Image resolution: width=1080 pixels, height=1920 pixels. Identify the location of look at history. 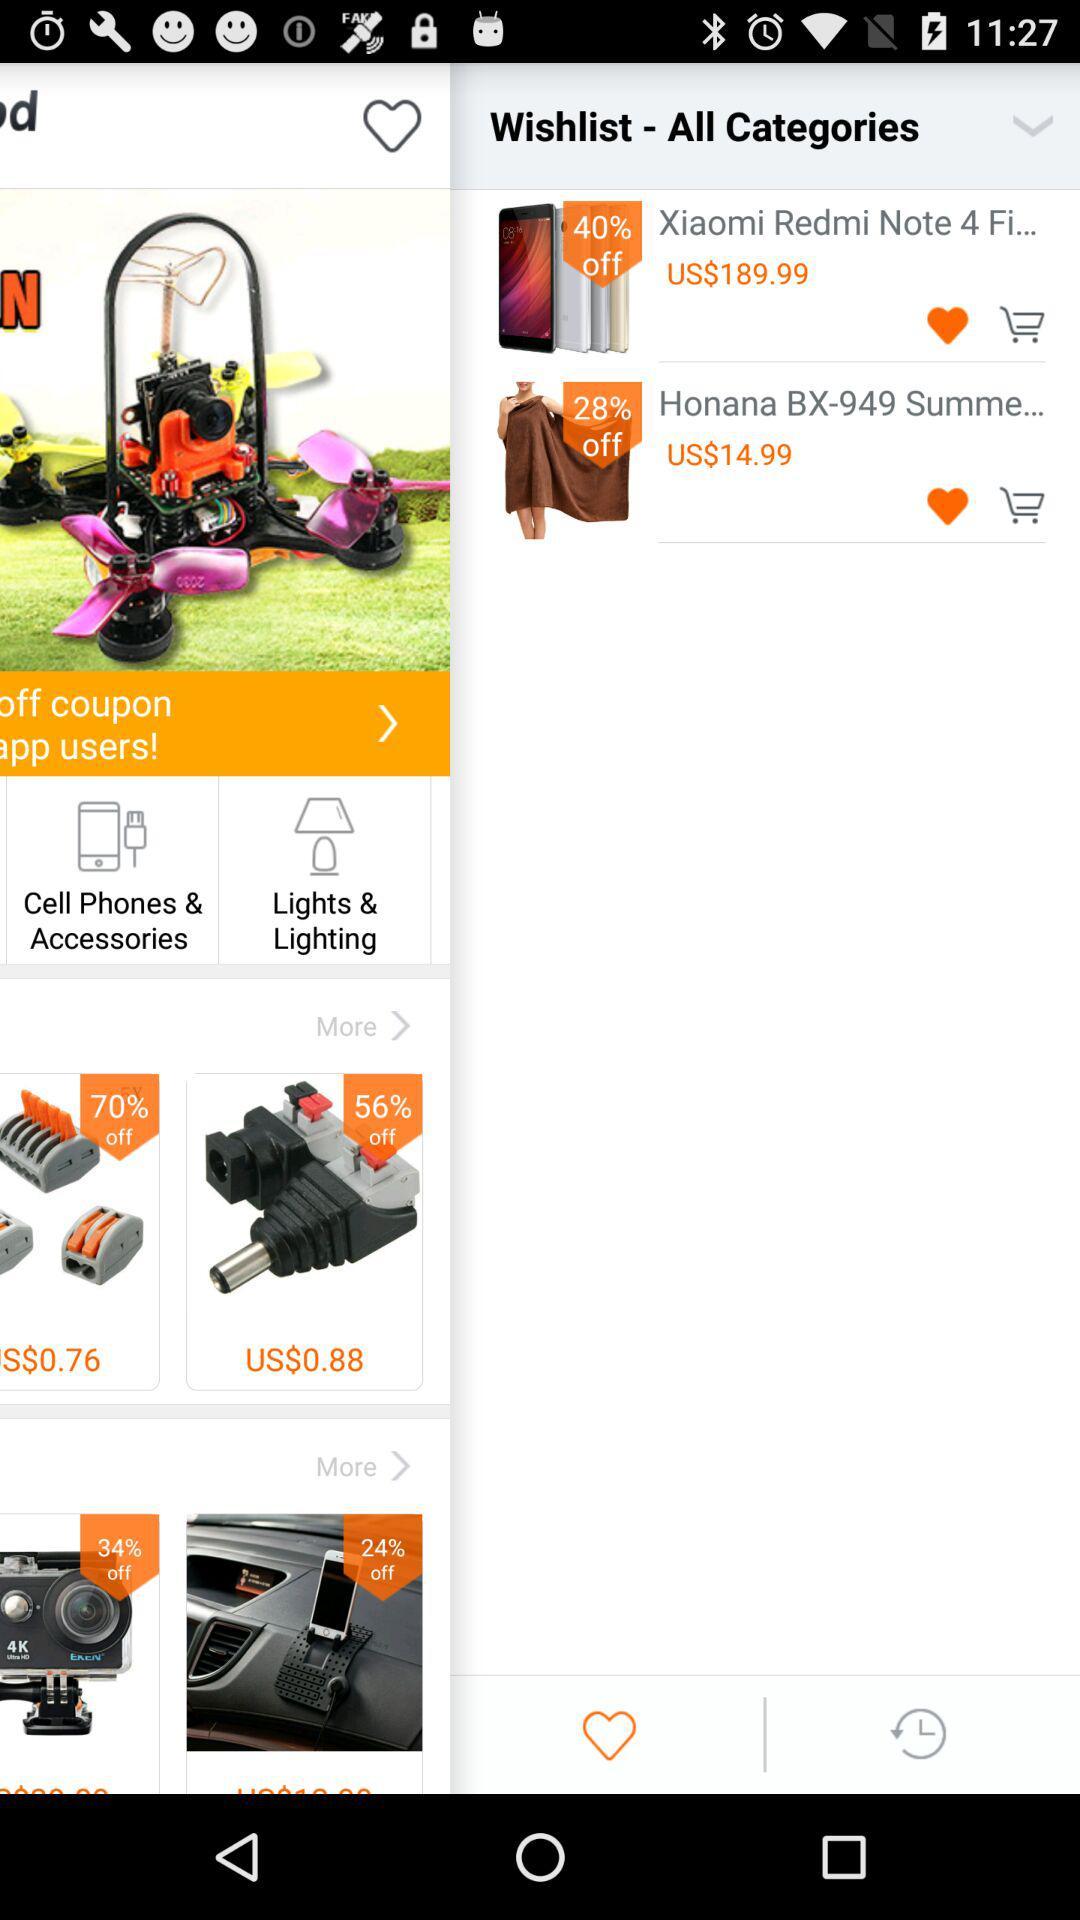
(920, 1733).